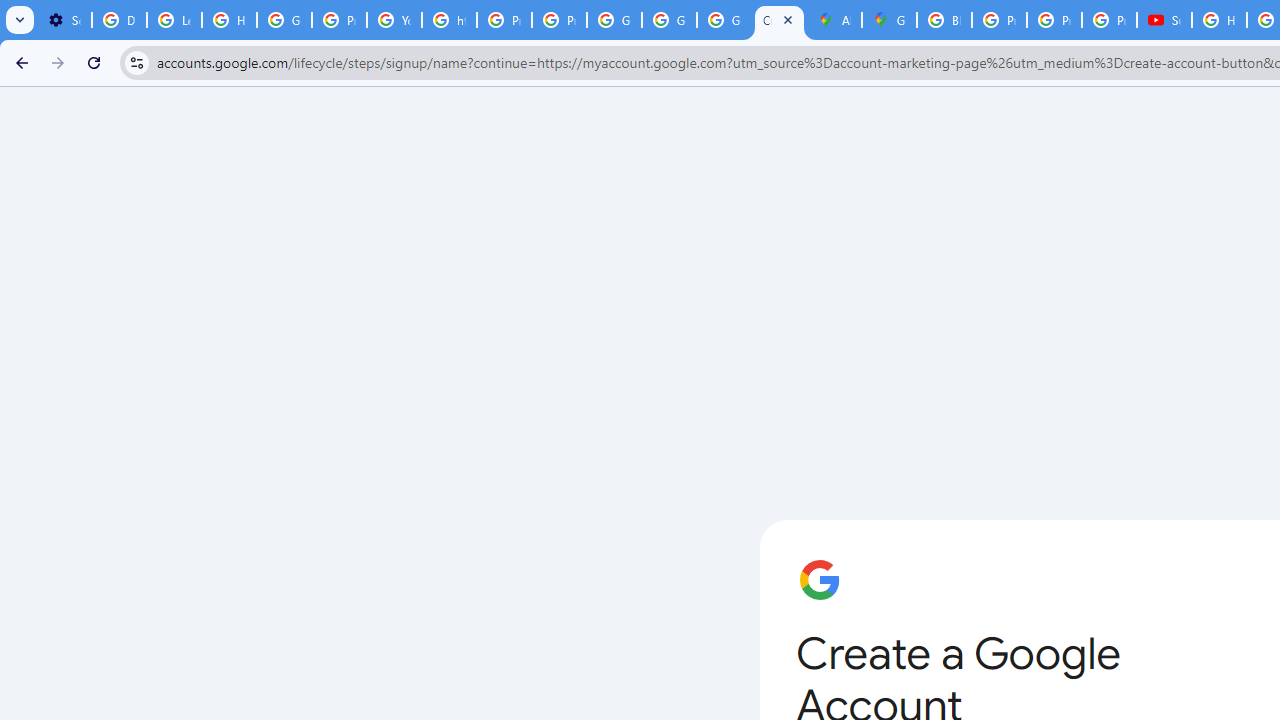 The image size is (1280, 720). What do you see at coordinates (1164, 20) in the screenshot?
I see `'Subscriptions - YouTube'` at bounding box center [1164, 20].